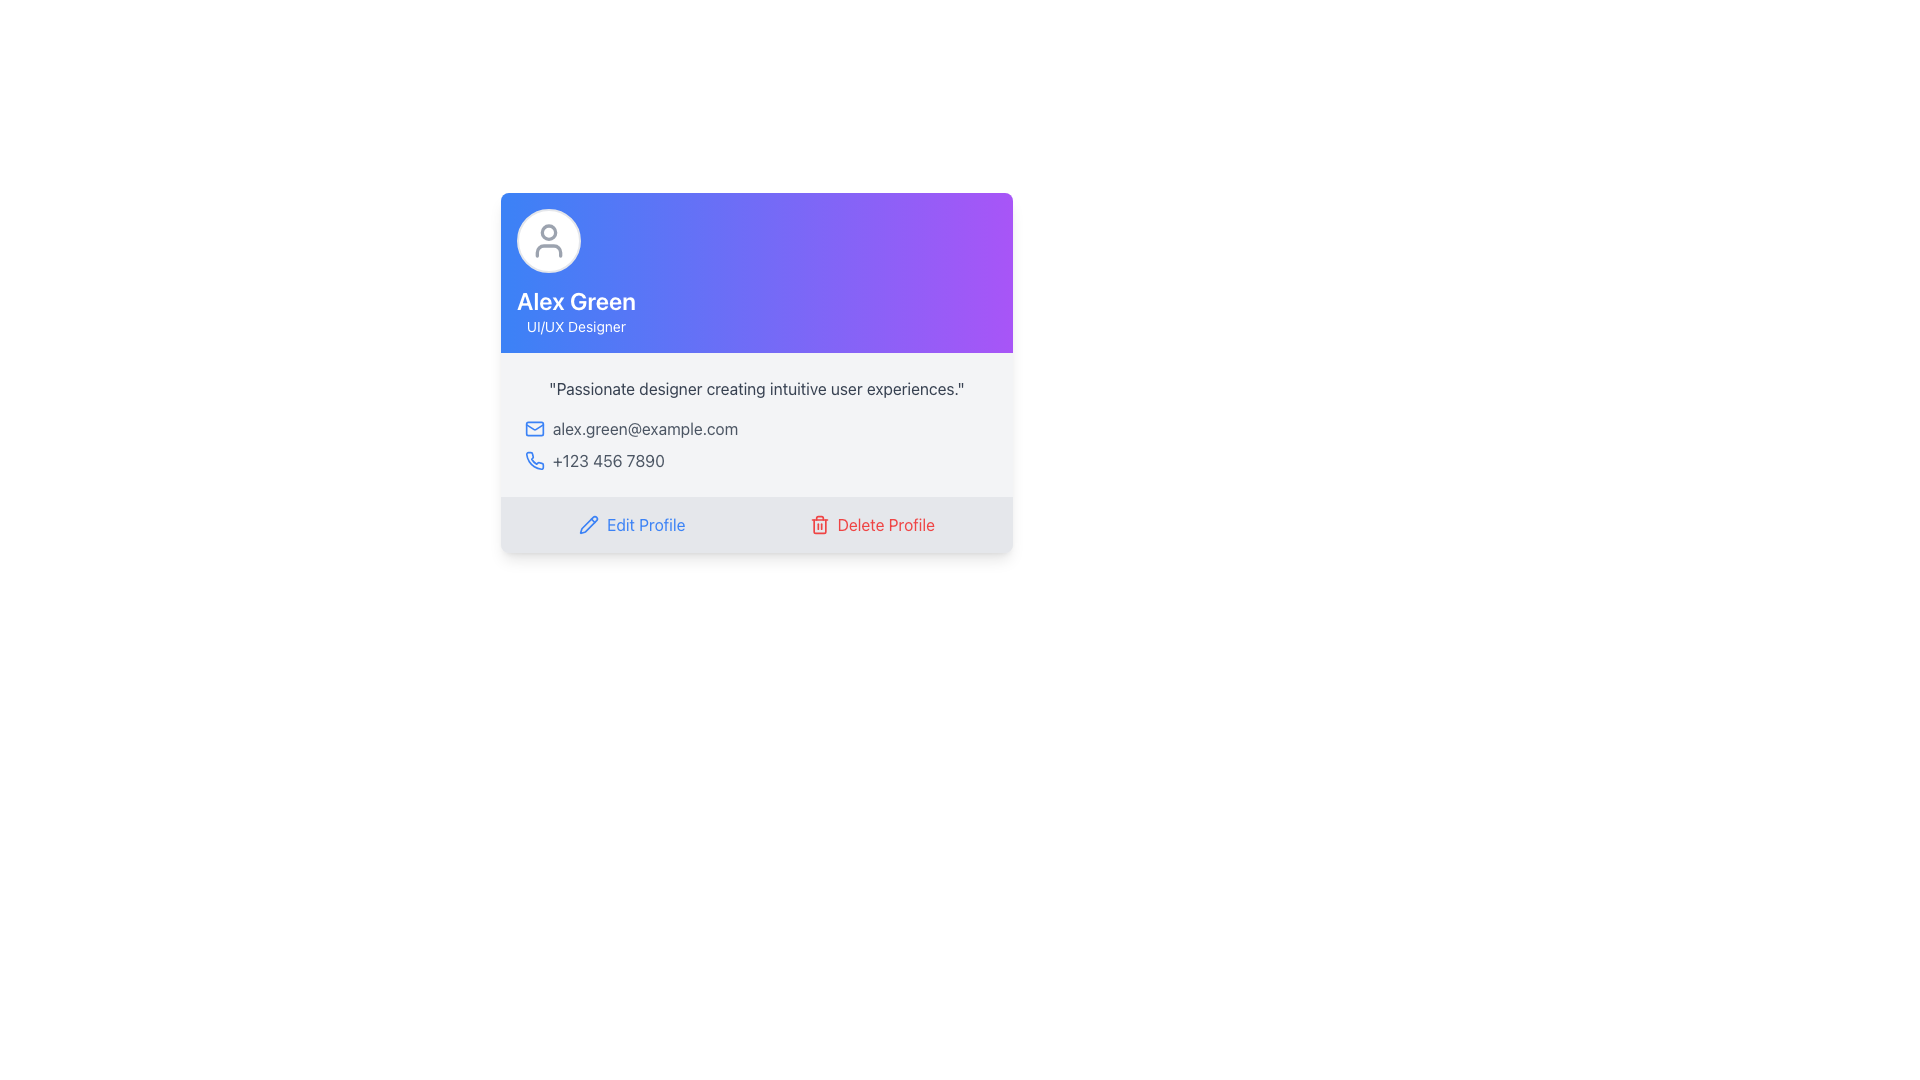  I want to click on the SVG Rectangle element that is part of the envelope icon accompanying the email address 'alex.green@example.com', so click(534, 427).